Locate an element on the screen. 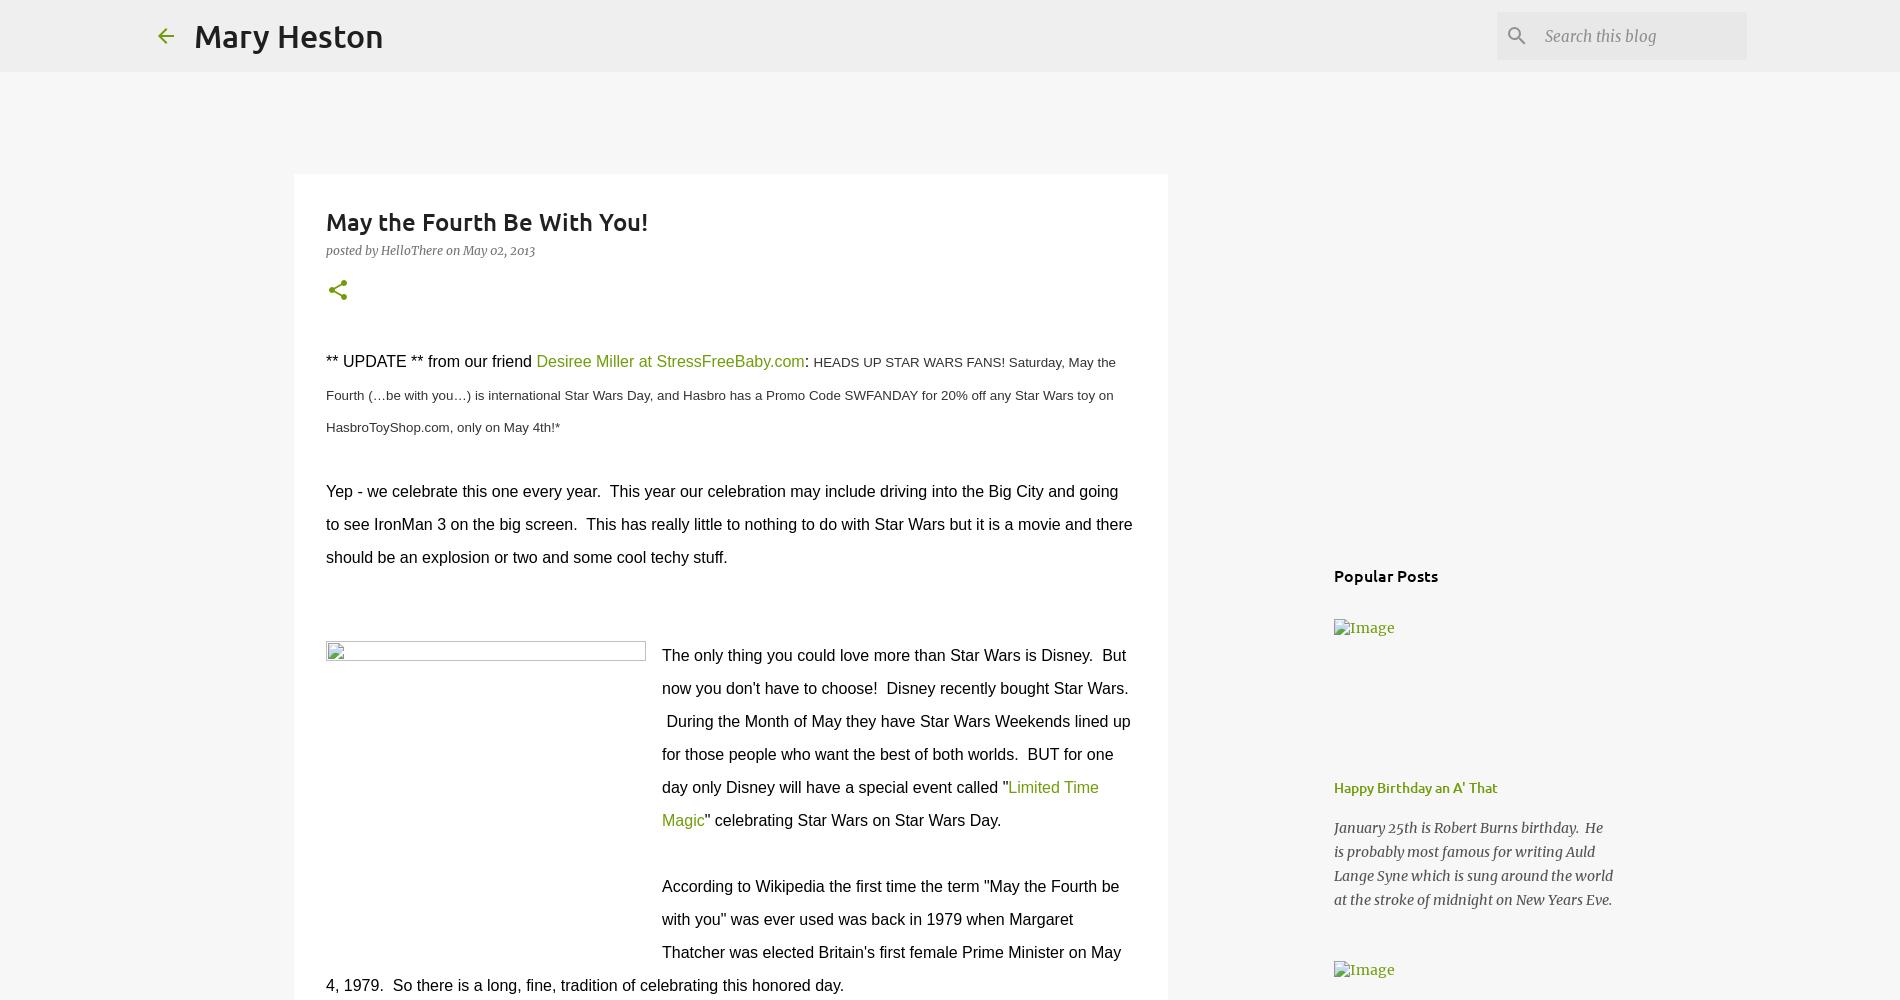 The width and height of the screenshot is (1900, 1000). 'on' is located at coordinates (453, 250).